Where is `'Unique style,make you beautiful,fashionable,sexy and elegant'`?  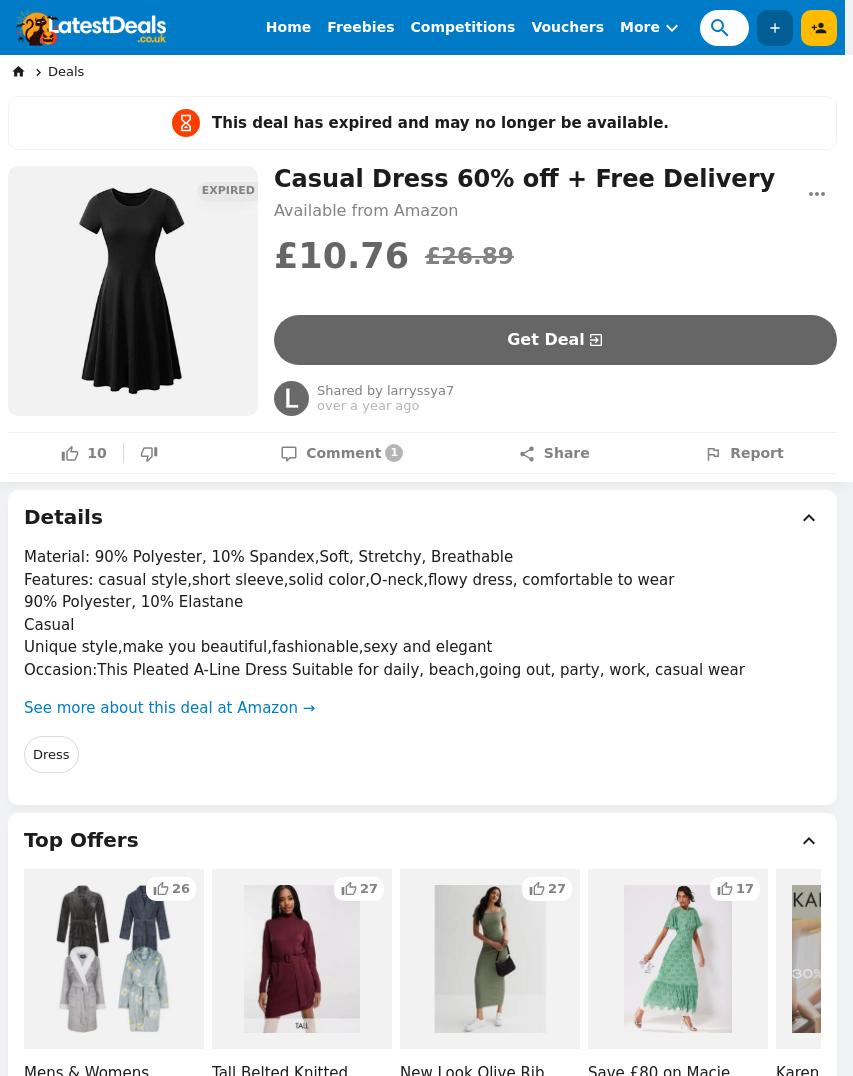 'Unique style,make you beautiful,fashionable,sexy and elegant' is located at coordinates (22, 645).